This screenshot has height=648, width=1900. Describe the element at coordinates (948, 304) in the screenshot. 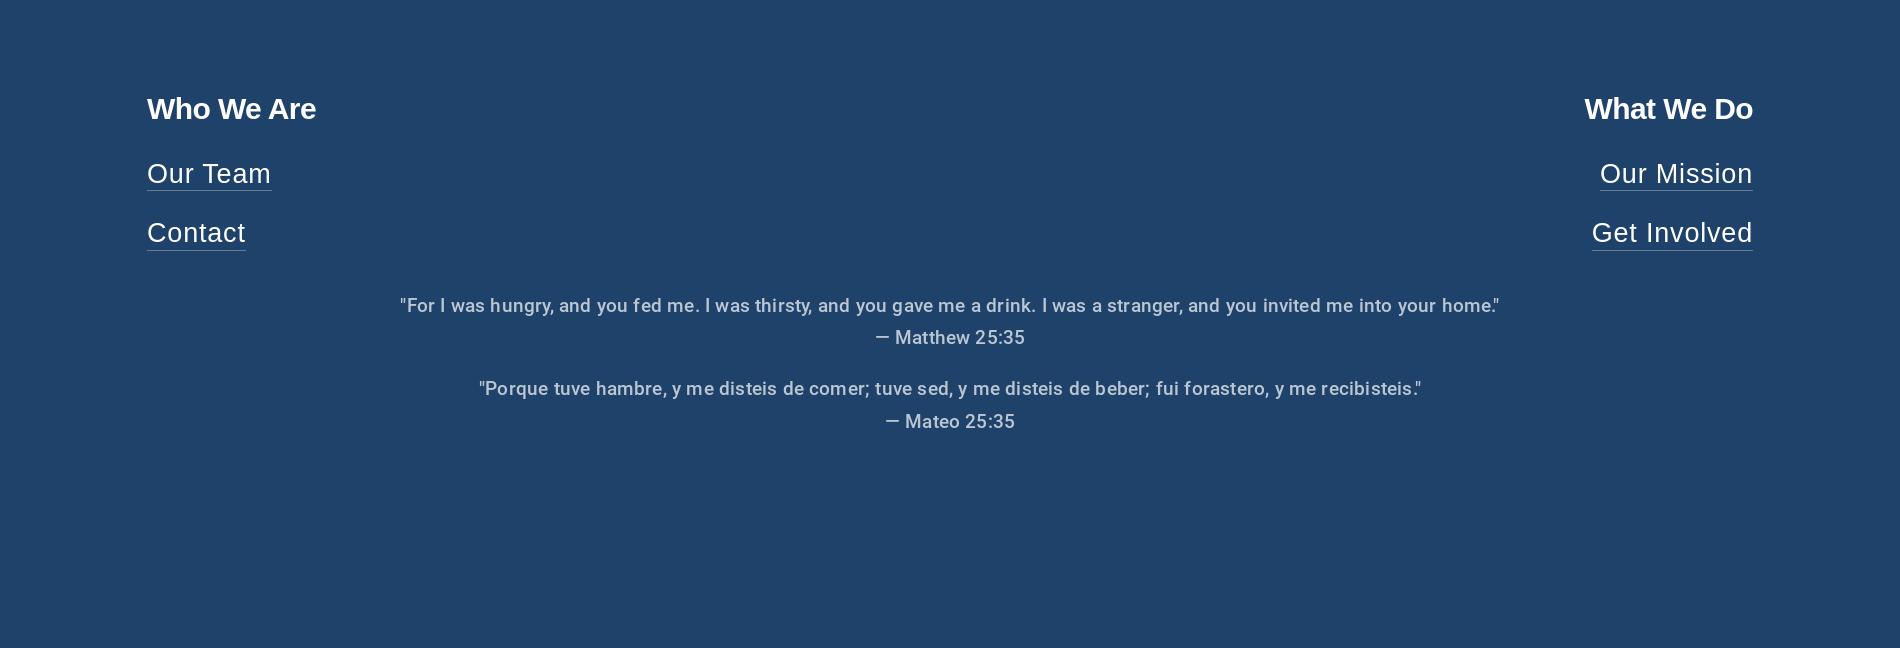

I see `'"For I was hungry, and you fed me. I was thirsty, and you gave me a drink. I was a stranger, and you invited me into your home."'` at that location.